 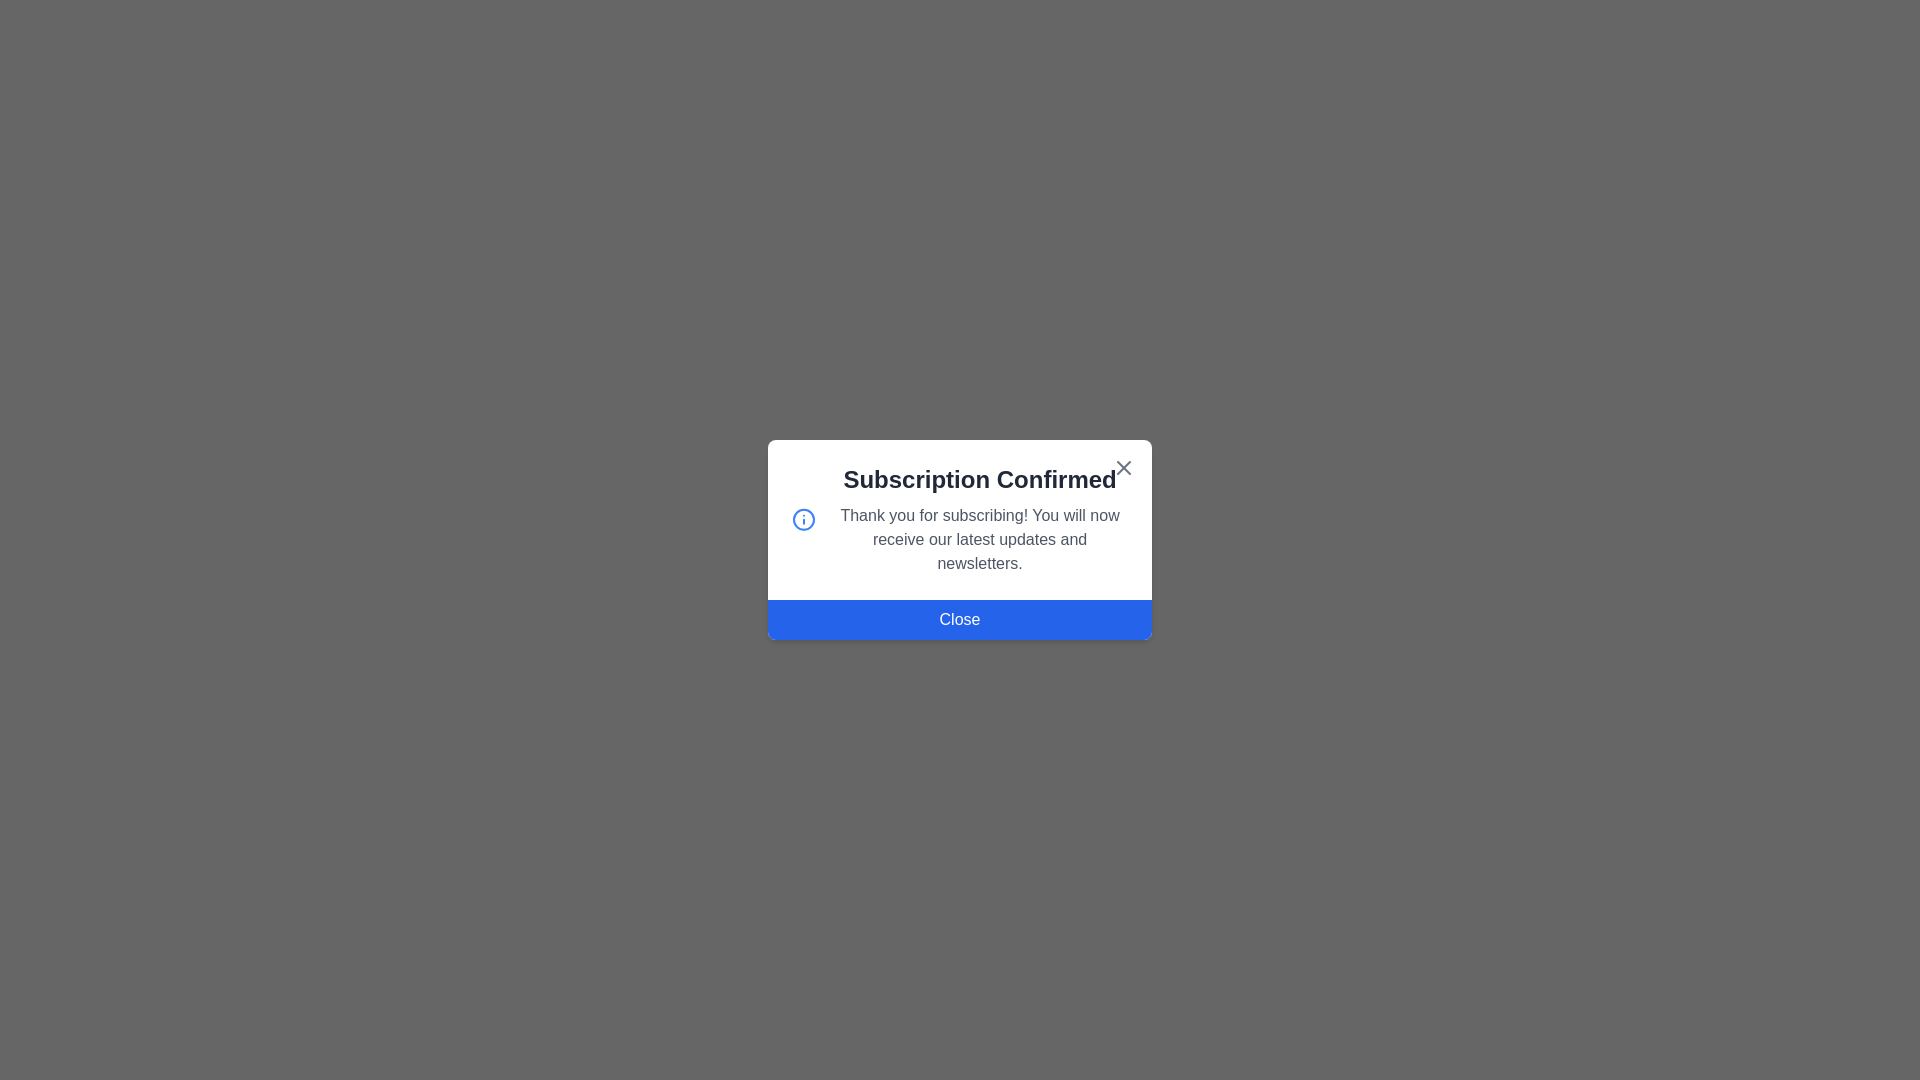 What do you see at coordinates (1123, 467) in the screenshot?
I see `close button at the top-right corner of the dialog to dismiss it` at bounding box center [1123, 467].